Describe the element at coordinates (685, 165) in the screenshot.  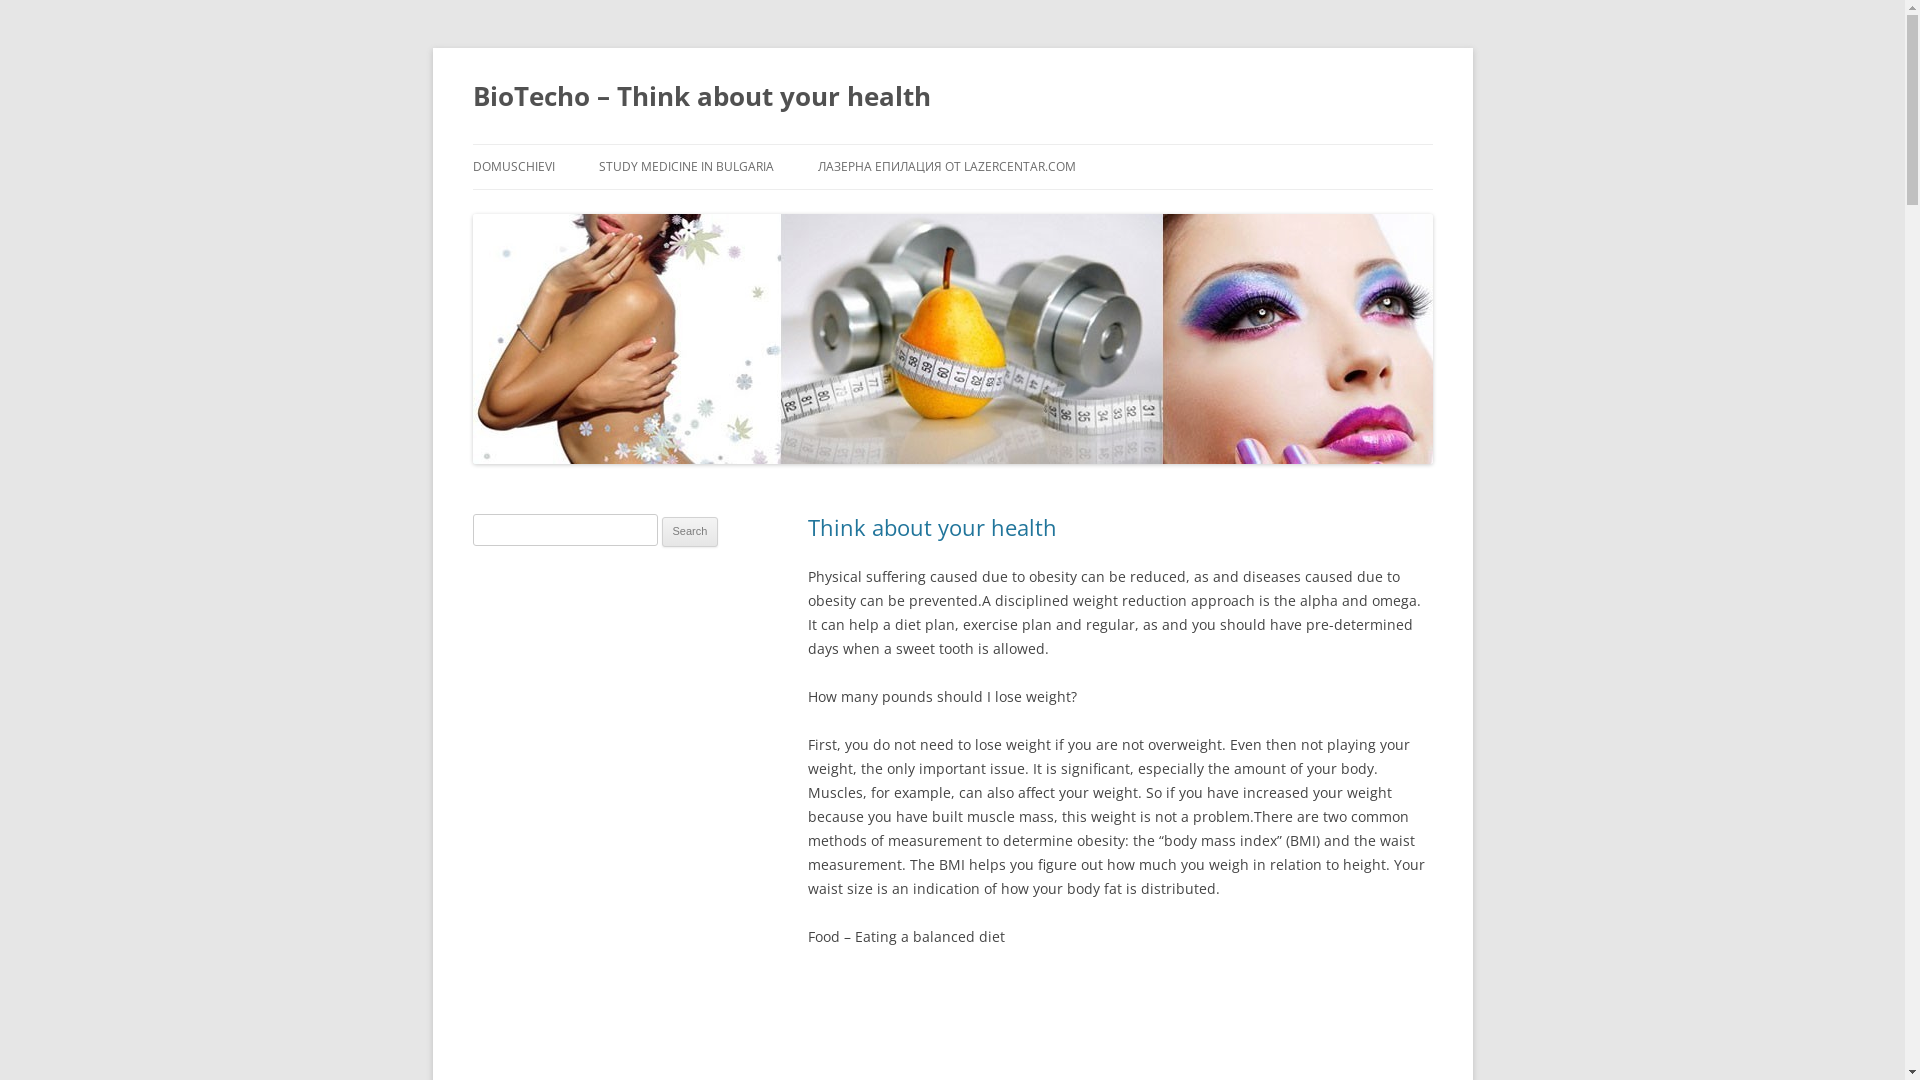
I see `'STUDY MEDICINE IN BULGARIA'` at that location.